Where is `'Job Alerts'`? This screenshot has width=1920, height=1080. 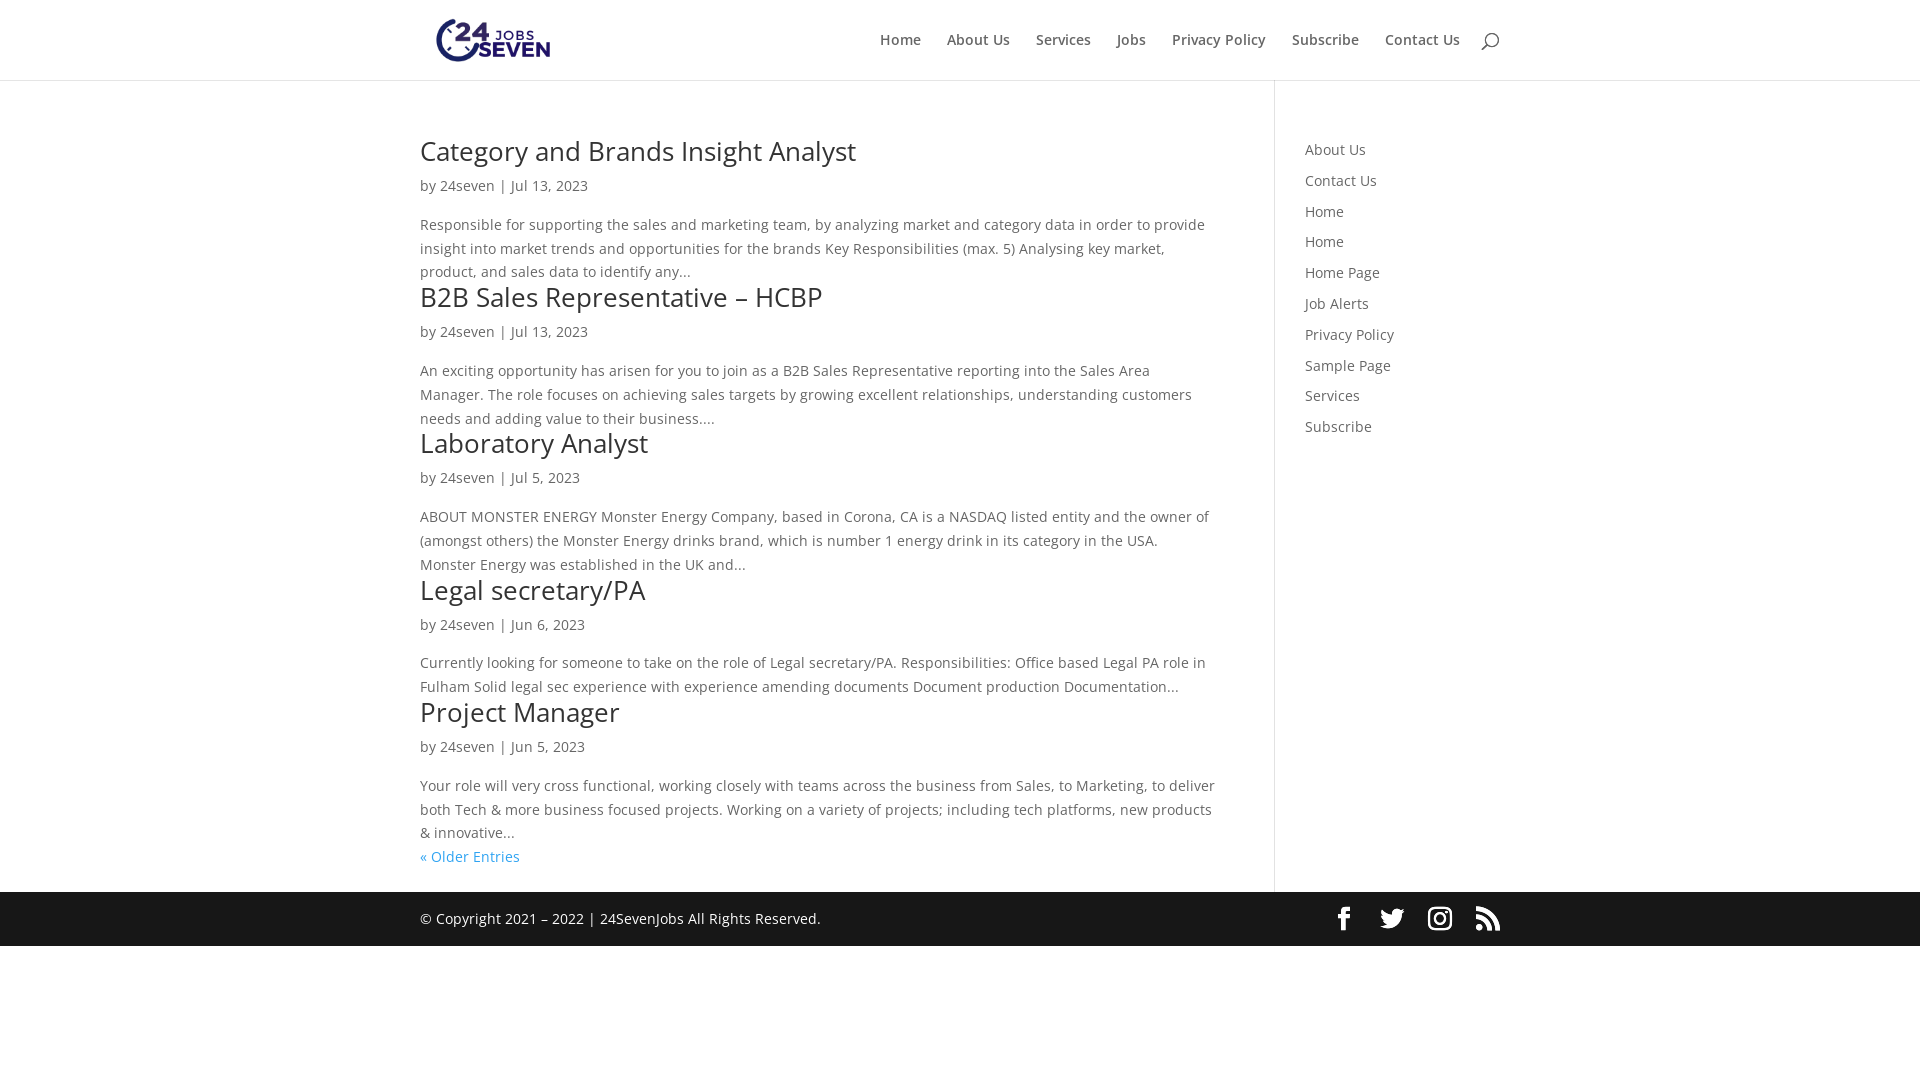
'Job Alerts' is located at coordinates (1337, 303).